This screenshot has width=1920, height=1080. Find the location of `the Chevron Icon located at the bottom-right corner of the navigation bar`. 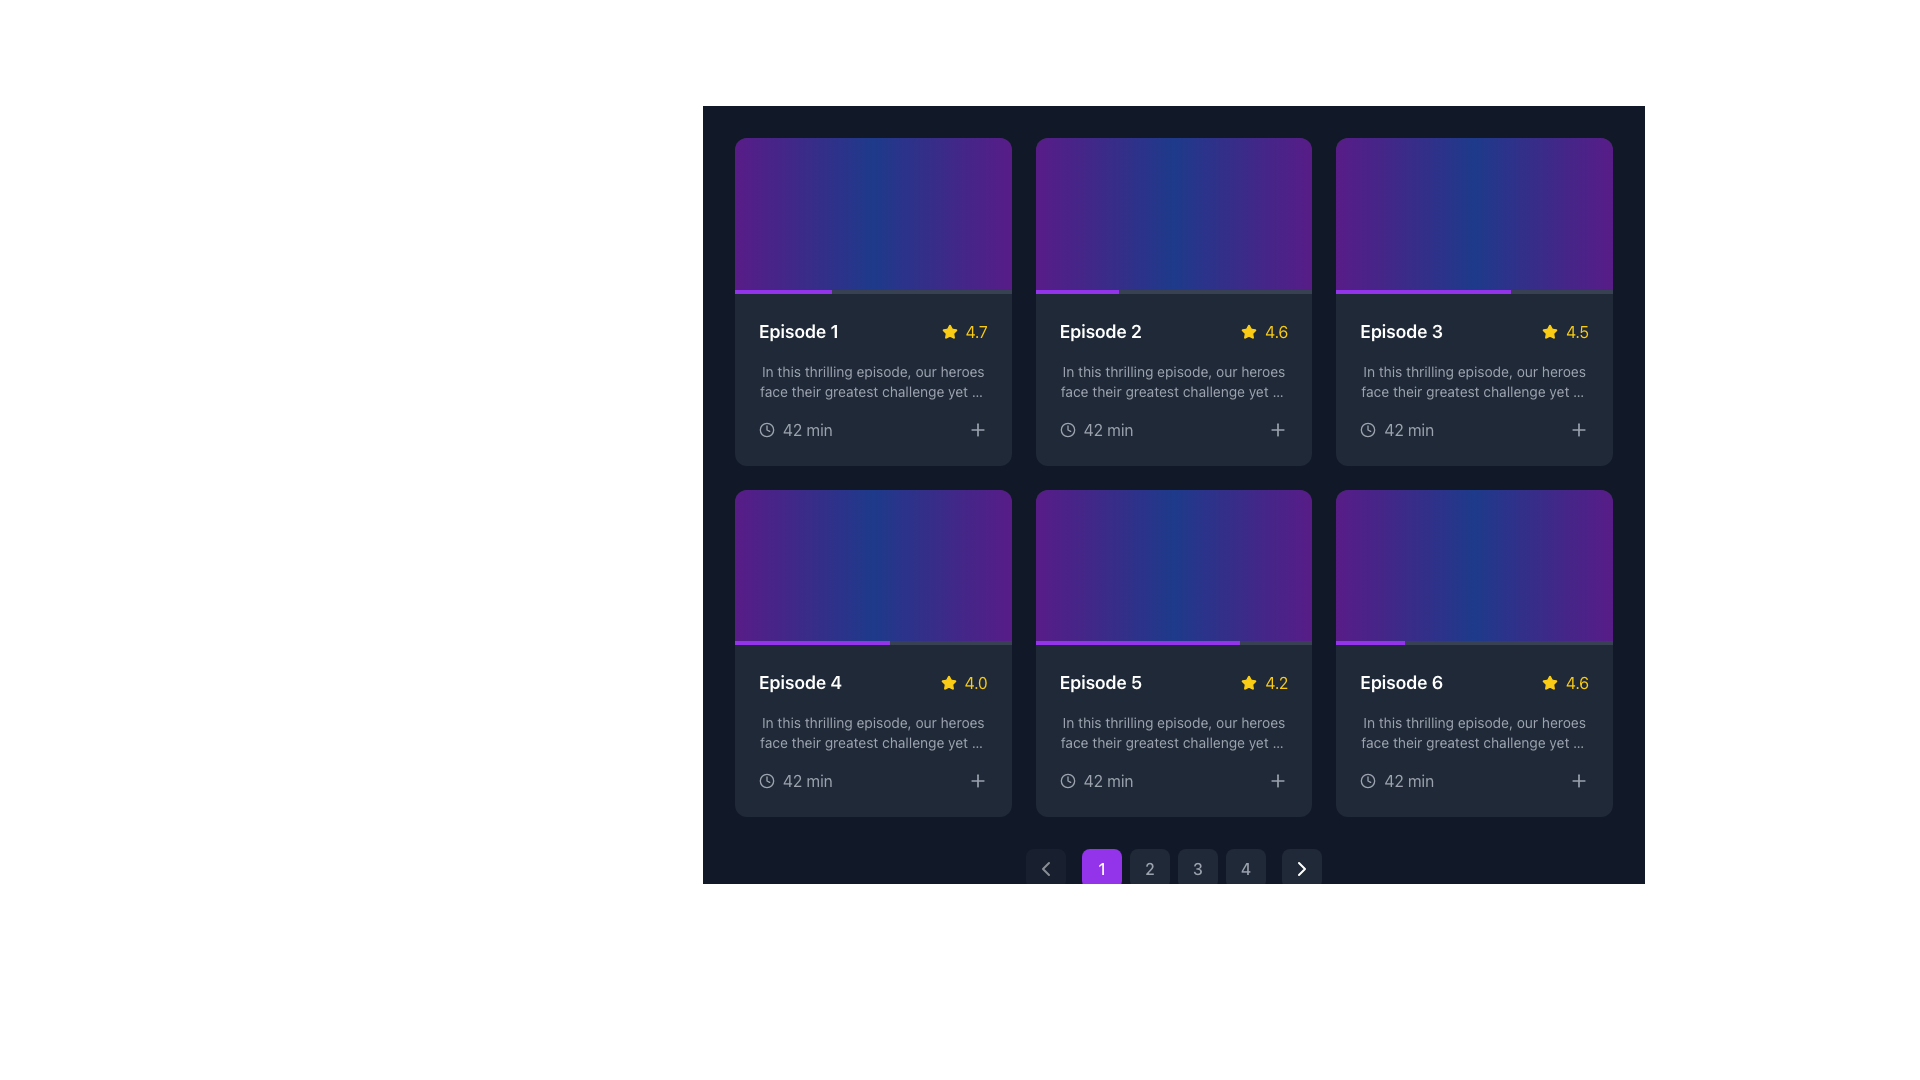

the Chevron Icon located at the bottom-right corner of the navigation bar is located at coordinates (1301, 867).